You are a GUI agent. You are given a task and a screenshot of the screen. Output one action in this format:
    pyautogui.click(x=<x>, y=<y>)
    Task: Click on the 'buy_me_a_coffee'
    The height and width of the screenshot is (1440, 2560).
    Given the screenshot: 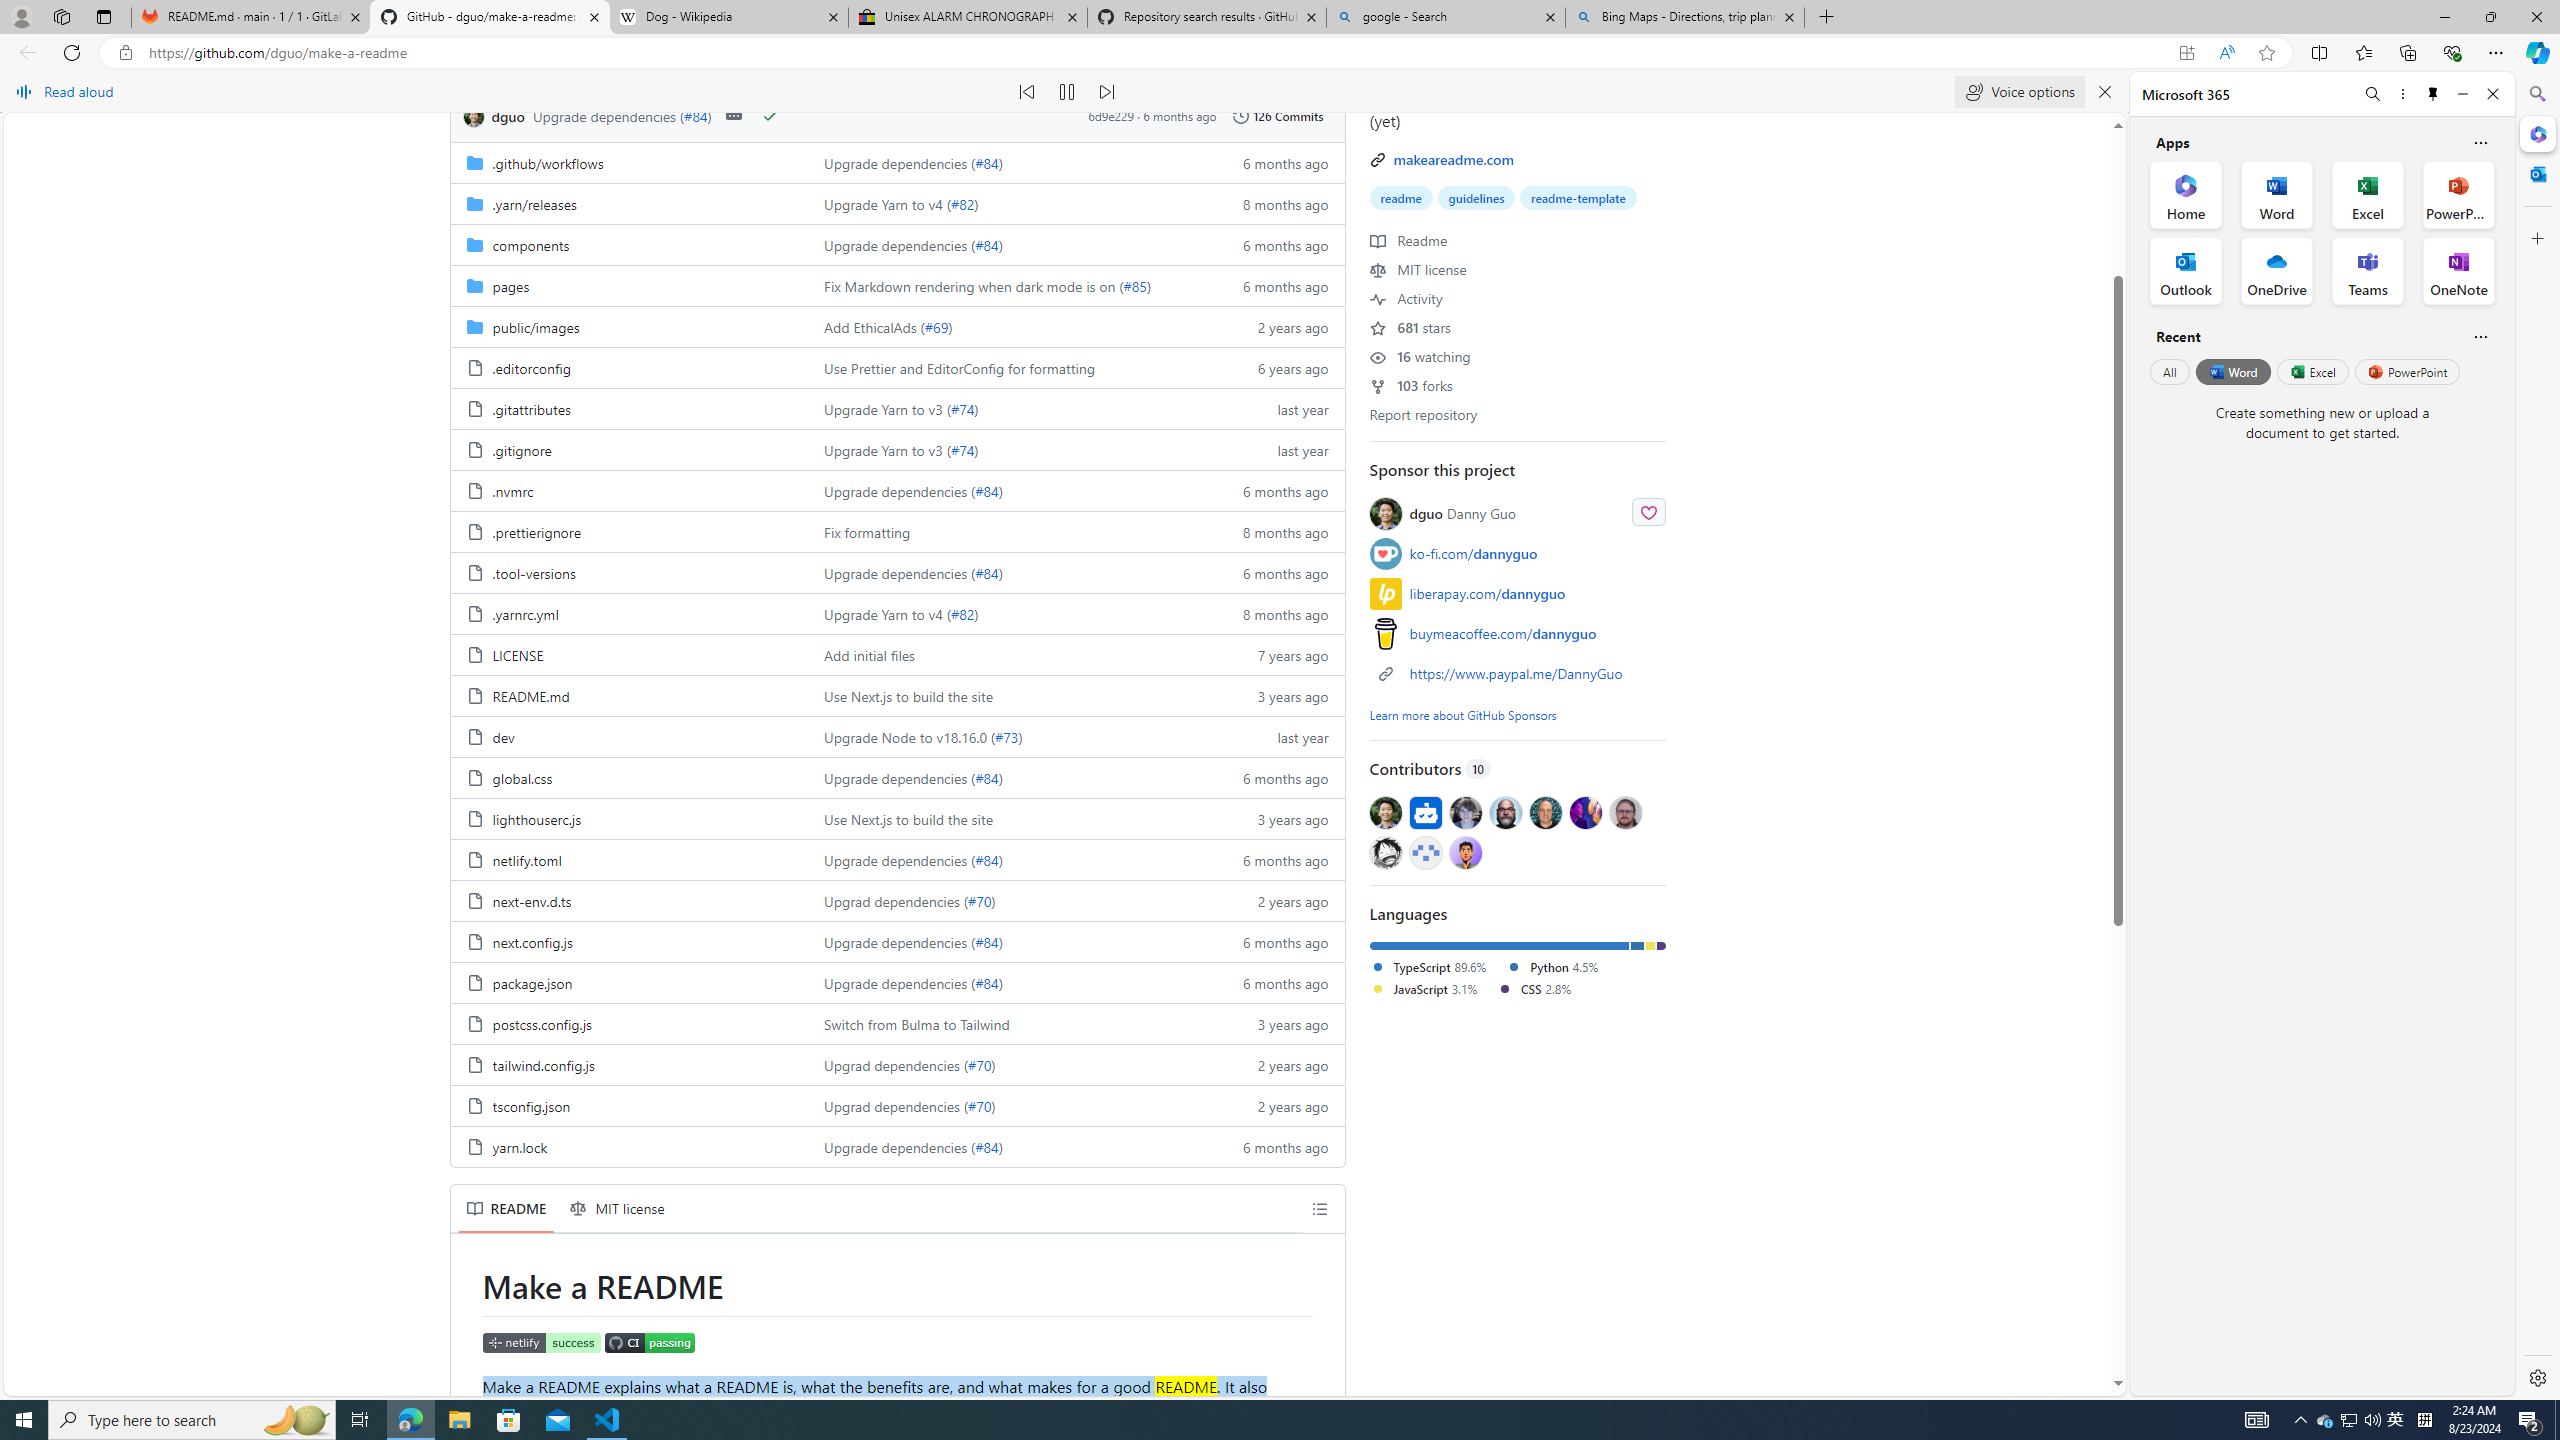 What is the action you would take?
    pyautogui.click(x=1385, y=631)
    